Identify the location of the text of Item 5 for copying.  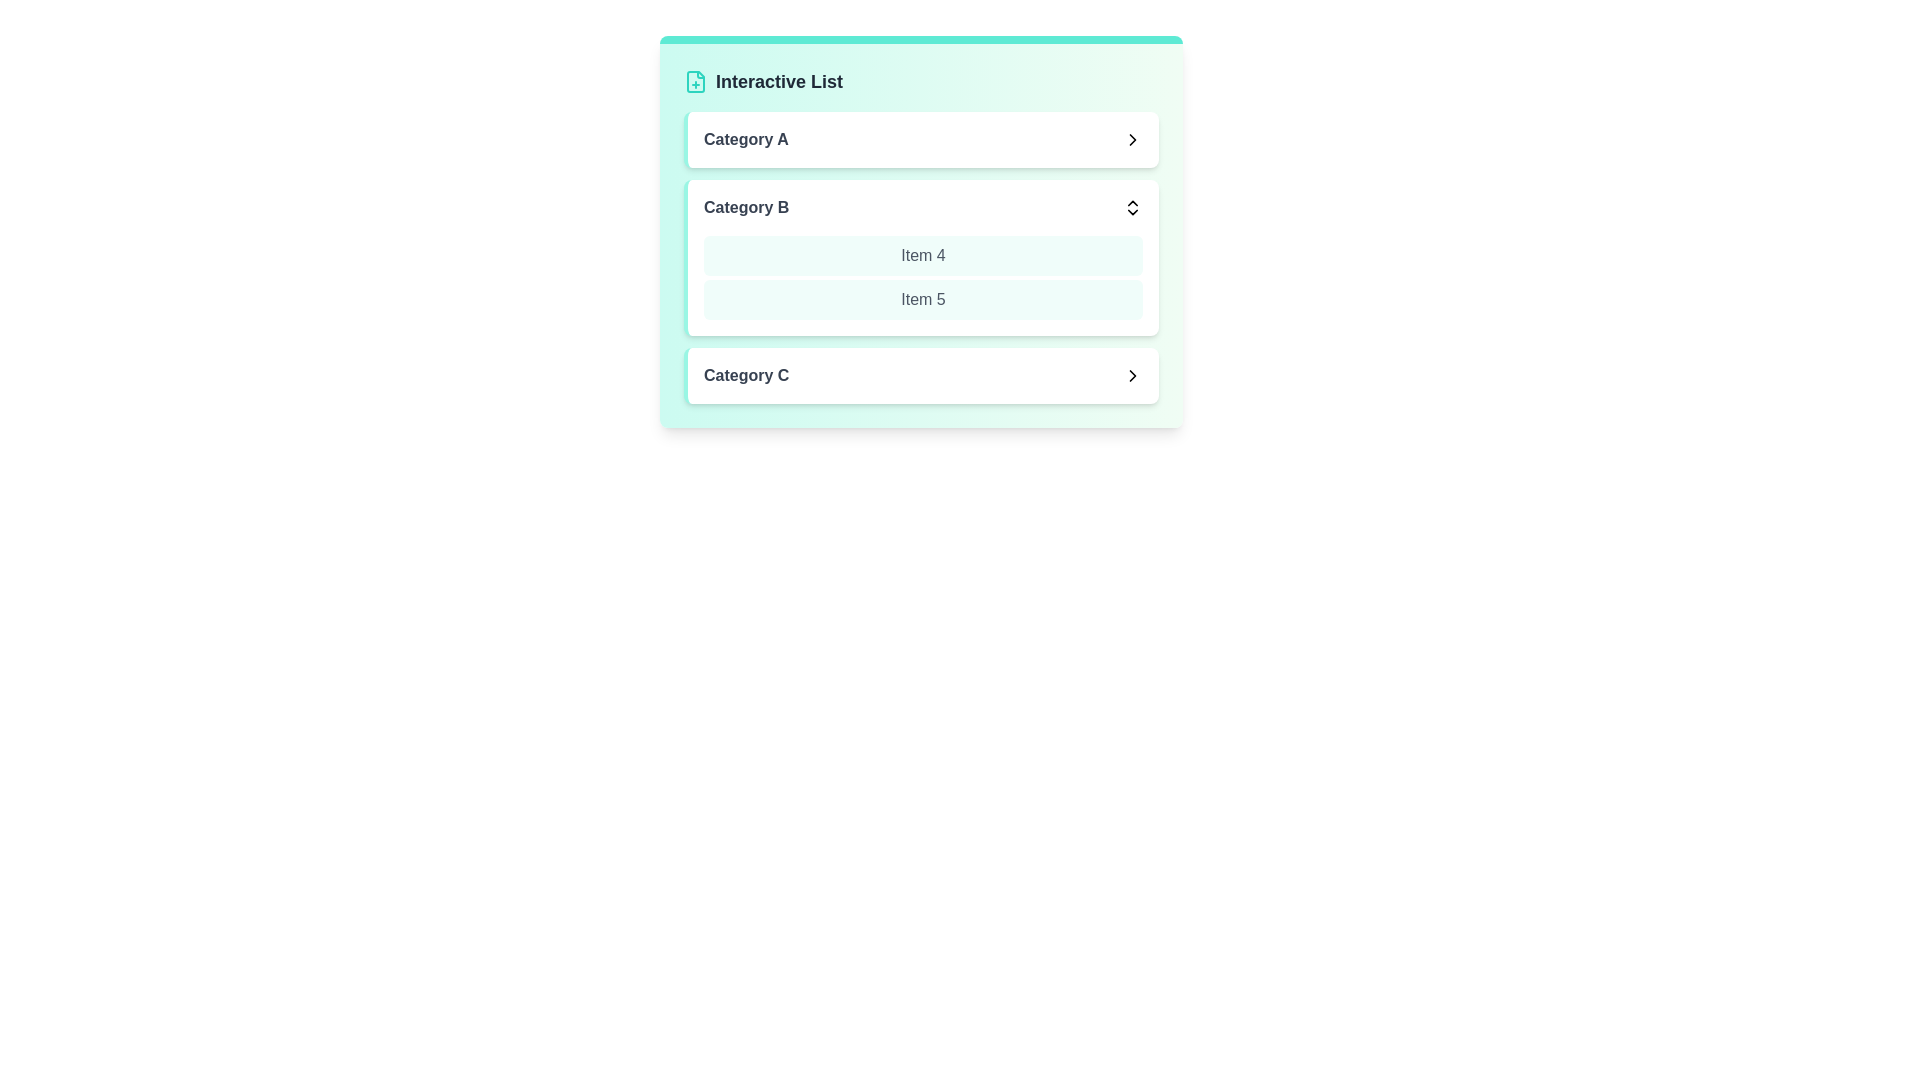
(922, 300).